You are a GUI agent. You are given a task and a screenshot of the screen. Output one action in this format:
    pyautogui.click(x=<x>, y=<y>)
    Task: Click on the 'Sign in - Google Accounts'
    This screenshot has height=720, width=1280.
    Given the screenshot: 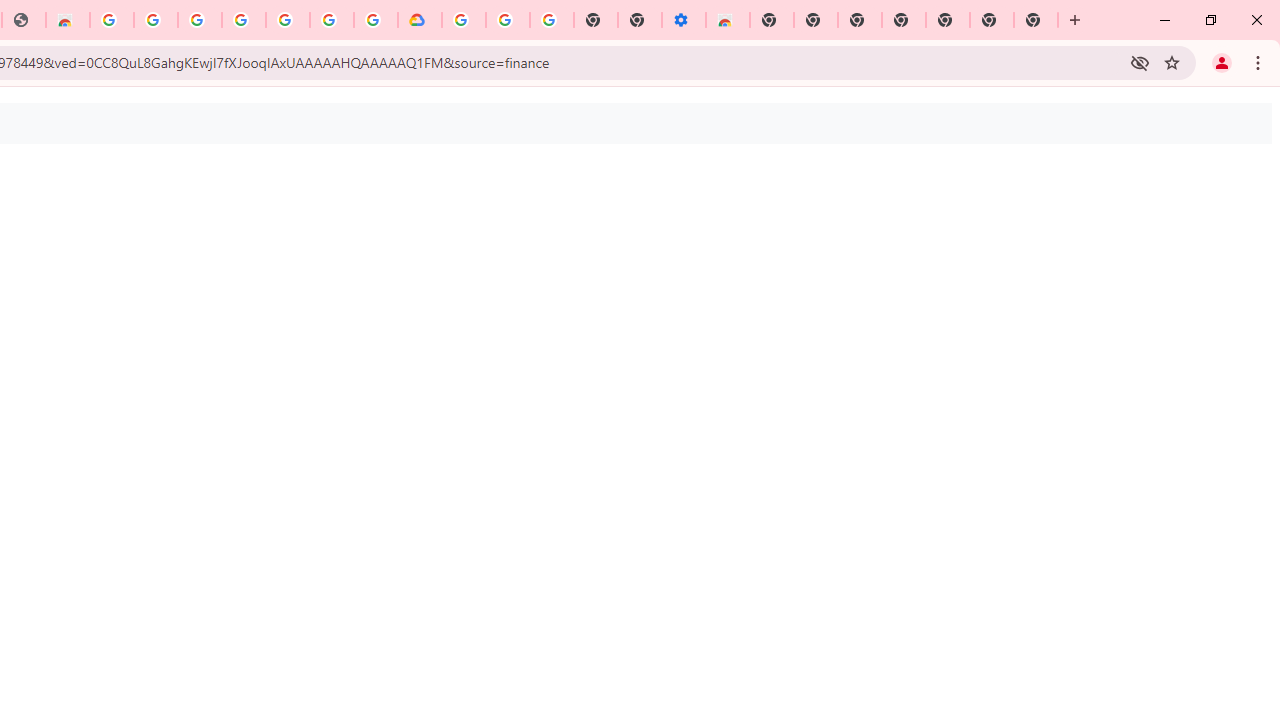 What is the action you would take?
    pyautogui.click(x=199, y=20)
    